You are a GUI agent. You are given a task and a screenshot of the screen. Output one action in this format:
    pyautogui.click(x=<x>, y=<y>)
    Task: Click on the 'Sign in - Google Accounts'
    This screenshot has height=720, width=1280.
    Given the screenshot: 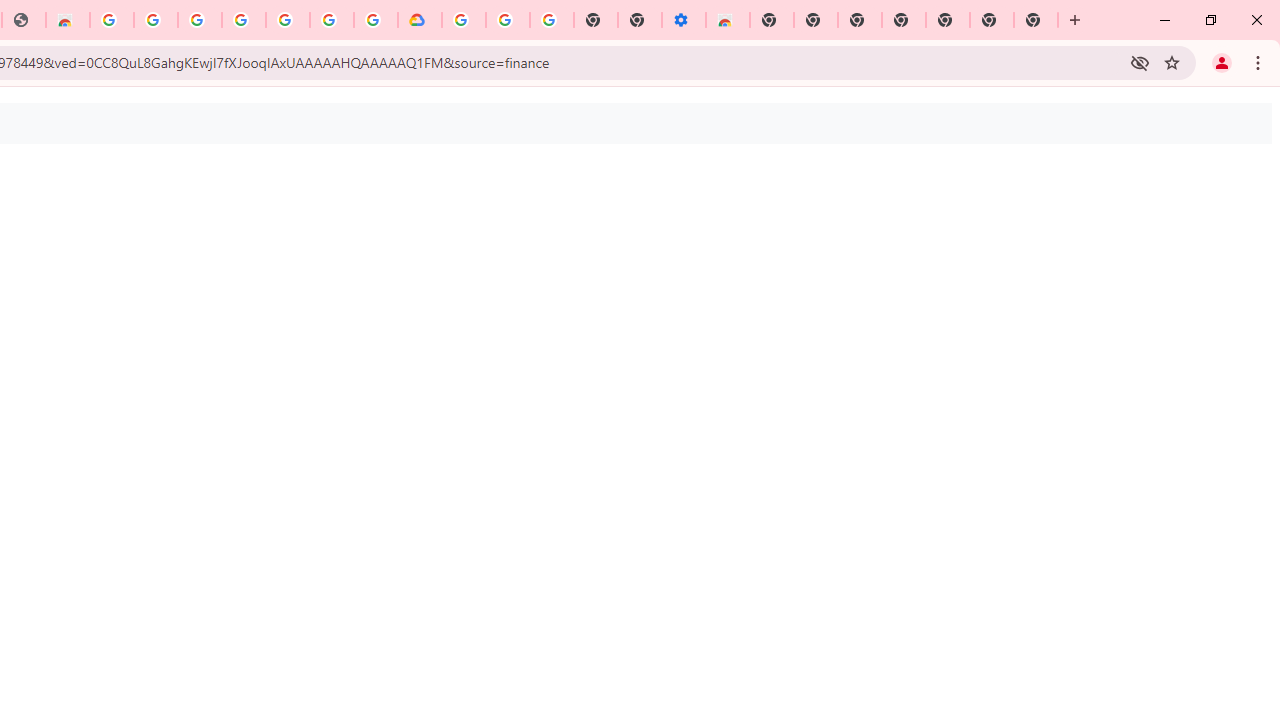 What is the action you would take?
    pyautogui.click(x=199, y=20)
    